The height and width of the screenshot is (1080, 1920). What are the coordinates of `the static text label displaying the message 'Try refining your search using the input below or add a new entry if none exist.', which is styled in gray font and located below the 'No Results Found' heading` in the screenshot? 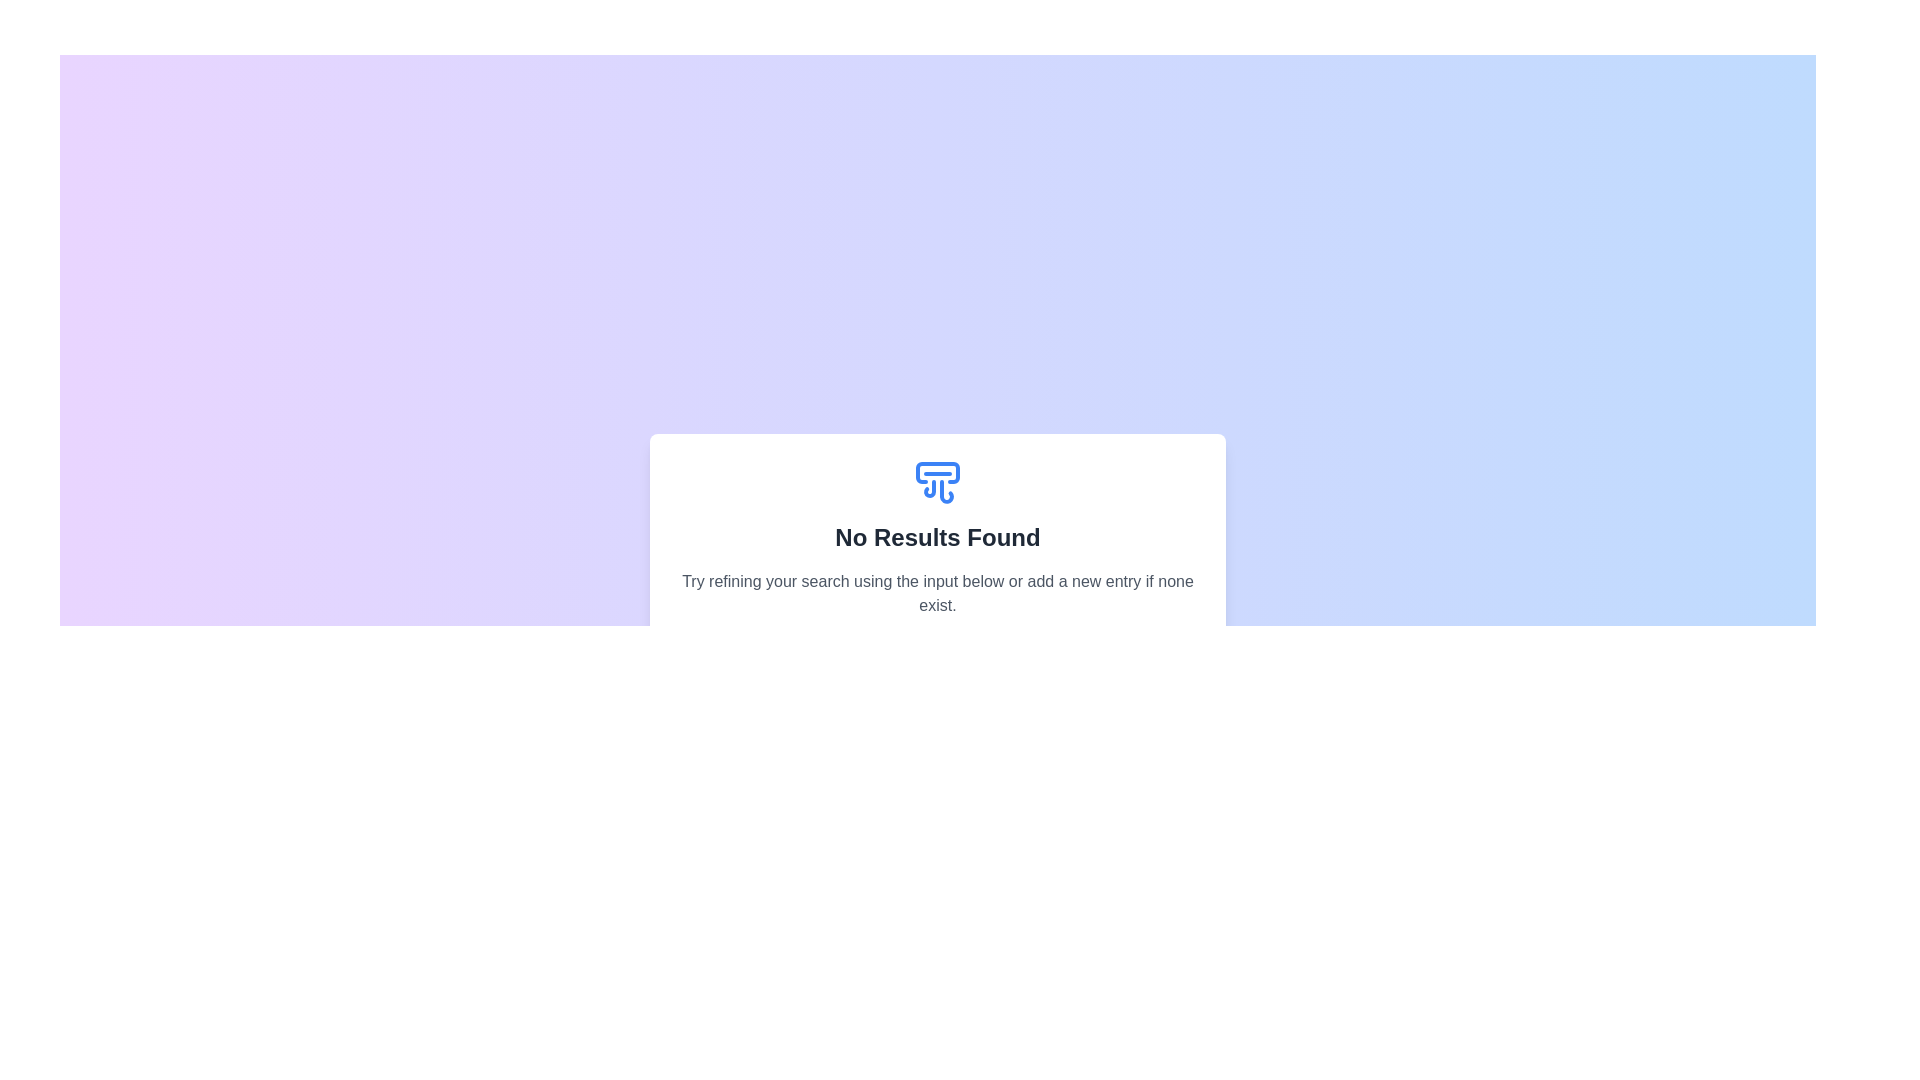 It's located at (936, 593).